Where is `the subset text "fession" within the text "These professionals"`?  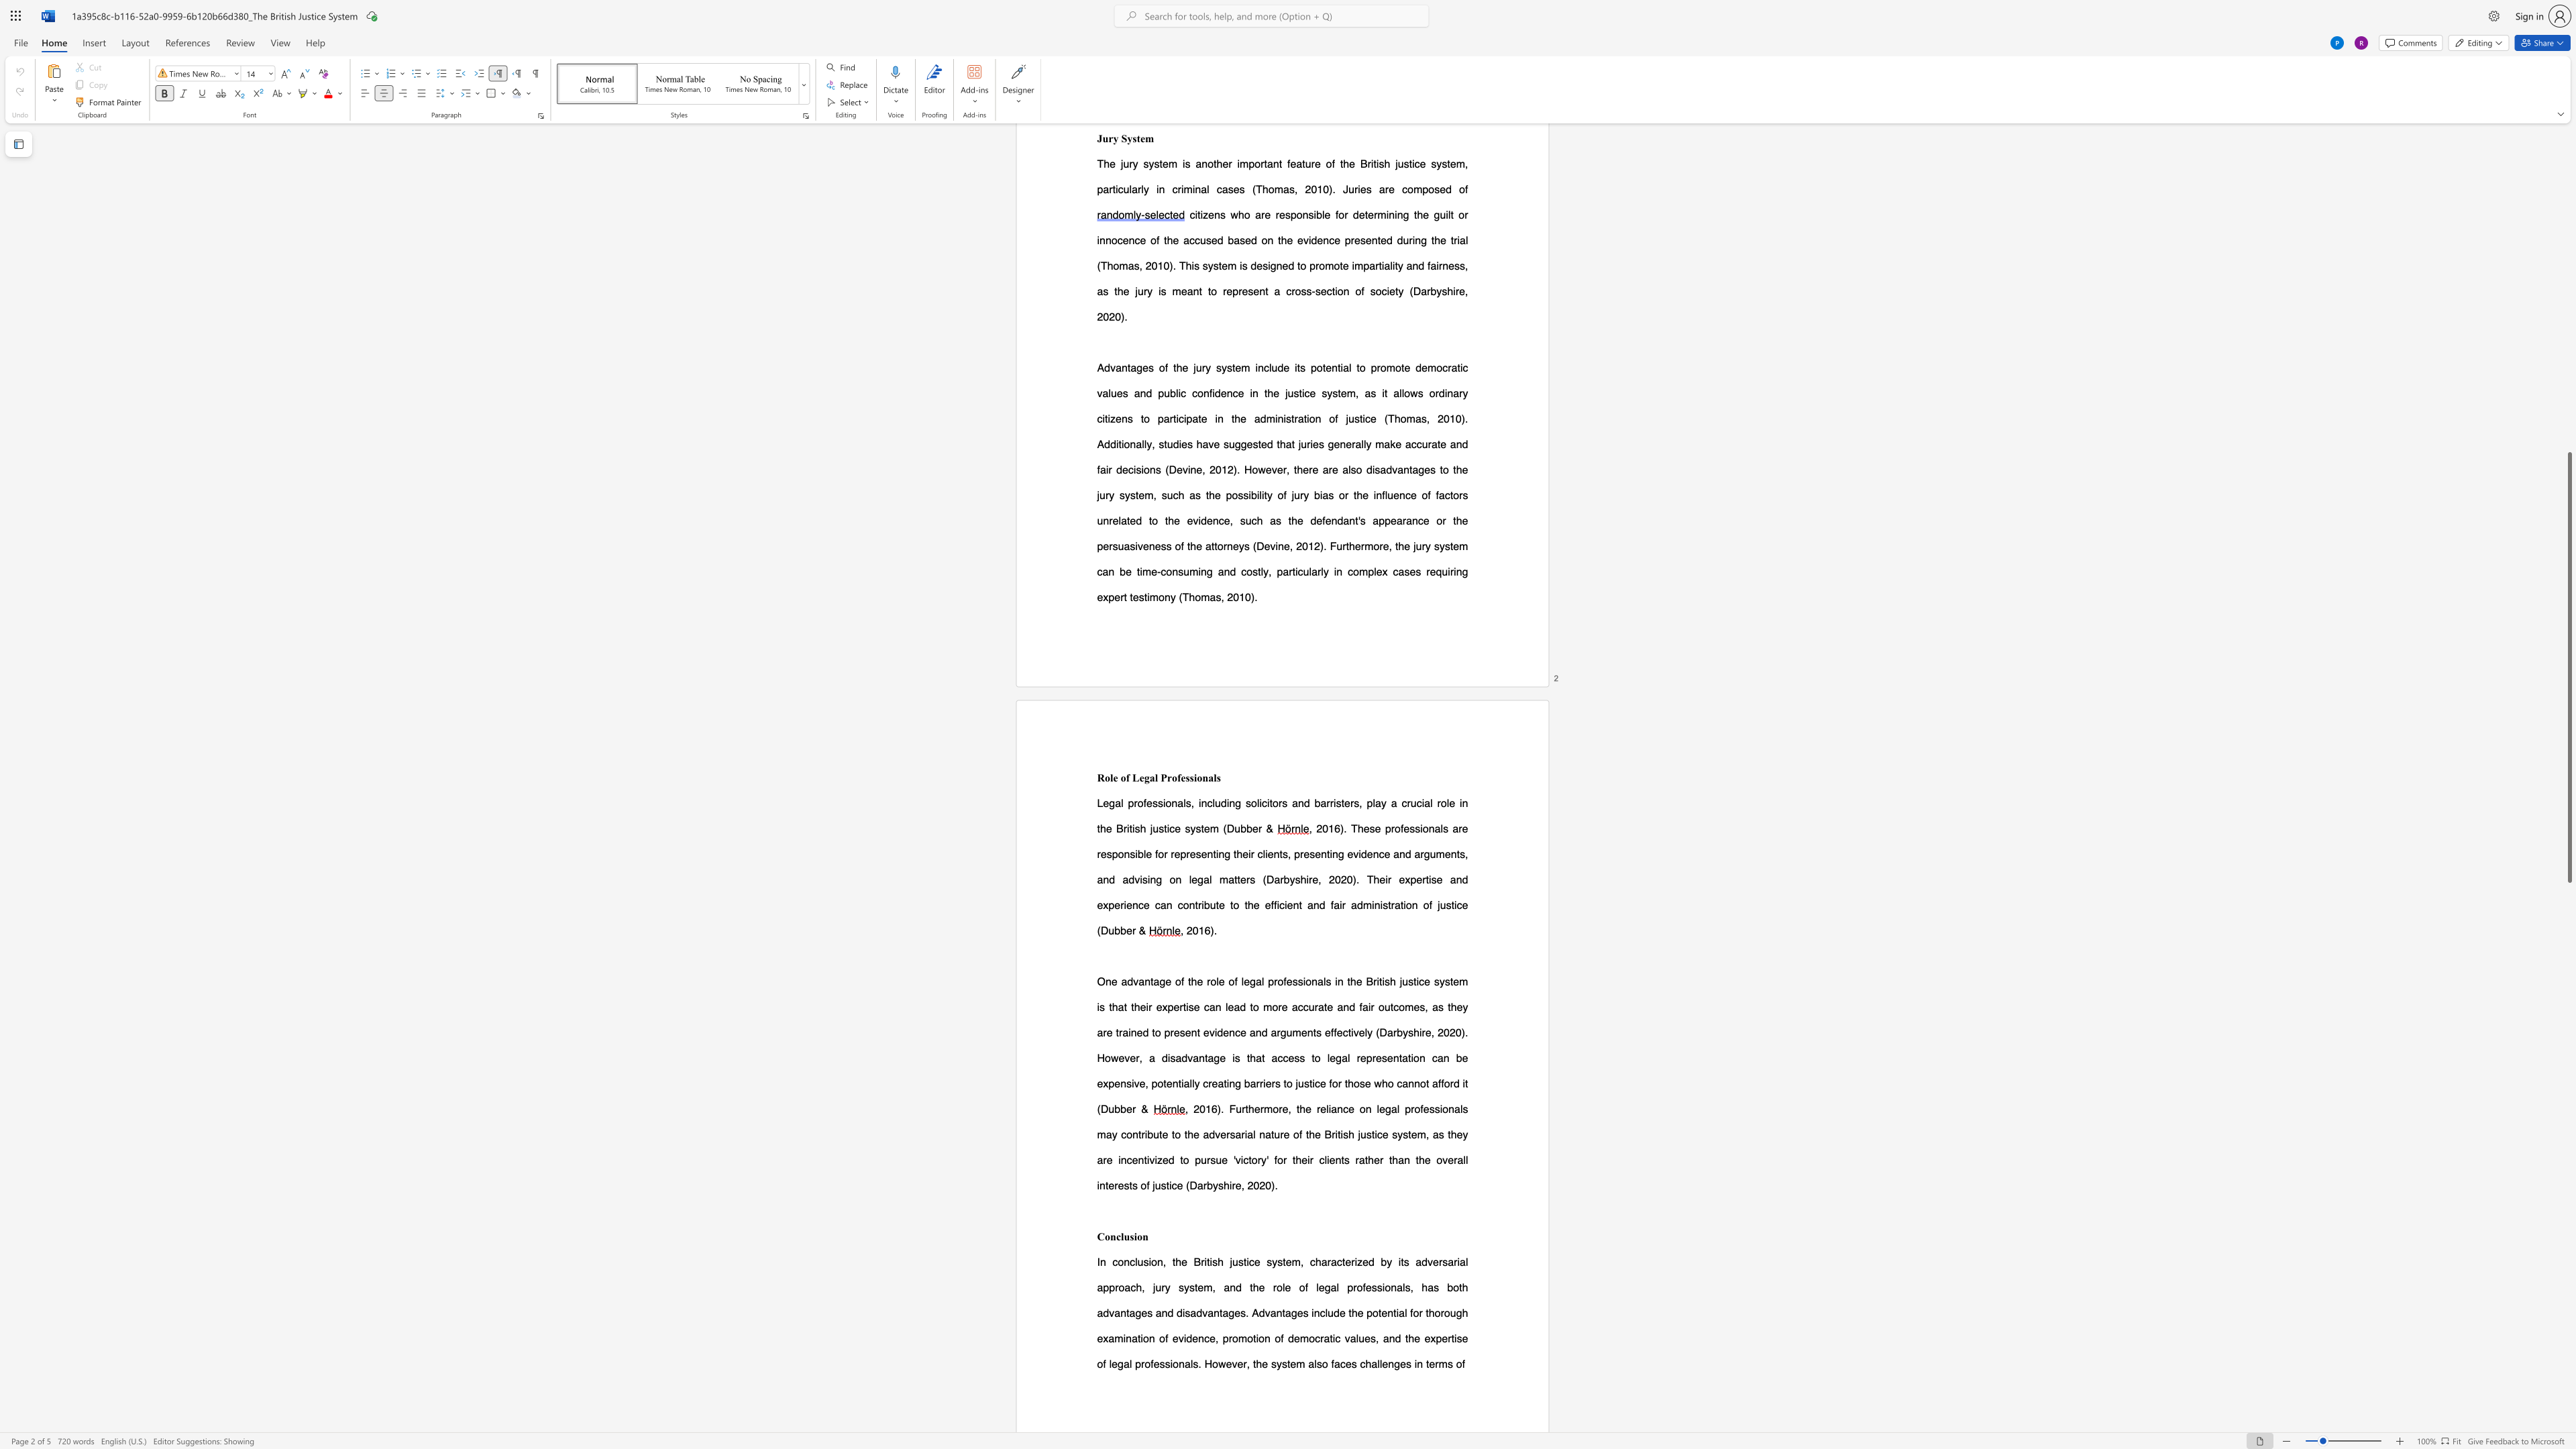
the subset text "fession" within the text "These professionals" is located at coordinates (1400, 828).